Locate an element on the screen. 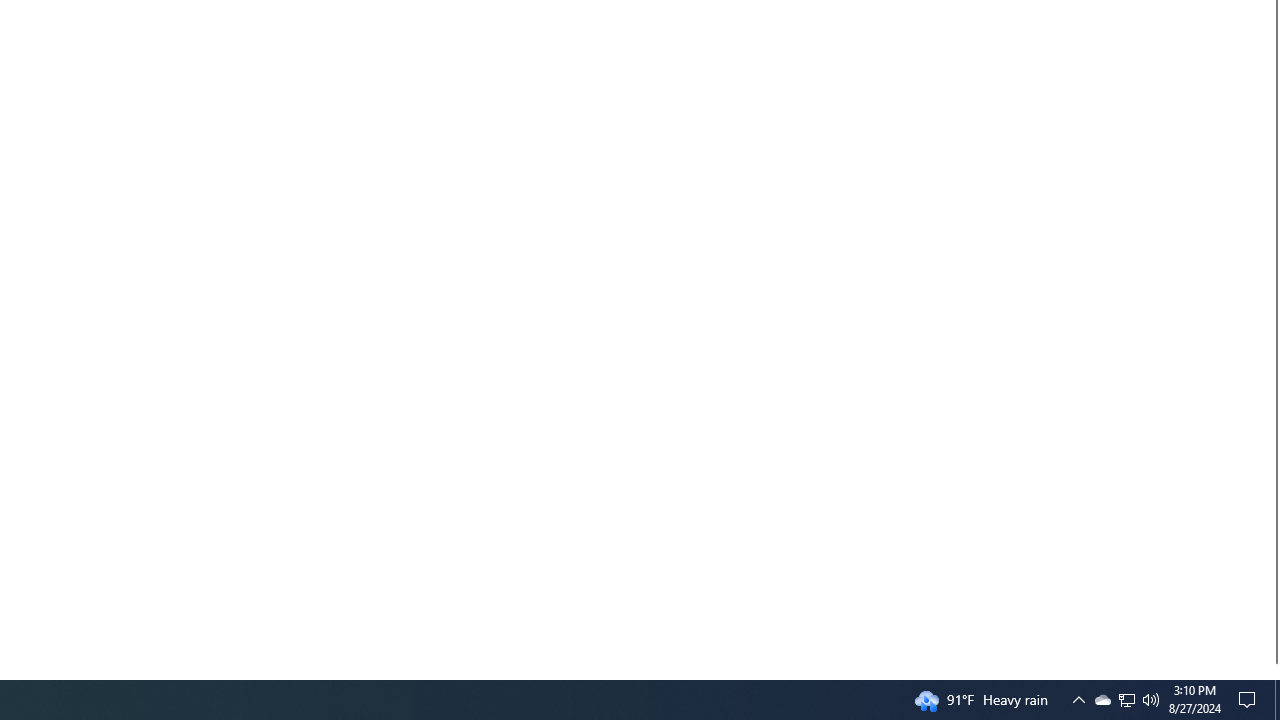 This screenshot has height=720, width=1280. 'User Promoted Notification Area' is located at coordinates (1127, 698).